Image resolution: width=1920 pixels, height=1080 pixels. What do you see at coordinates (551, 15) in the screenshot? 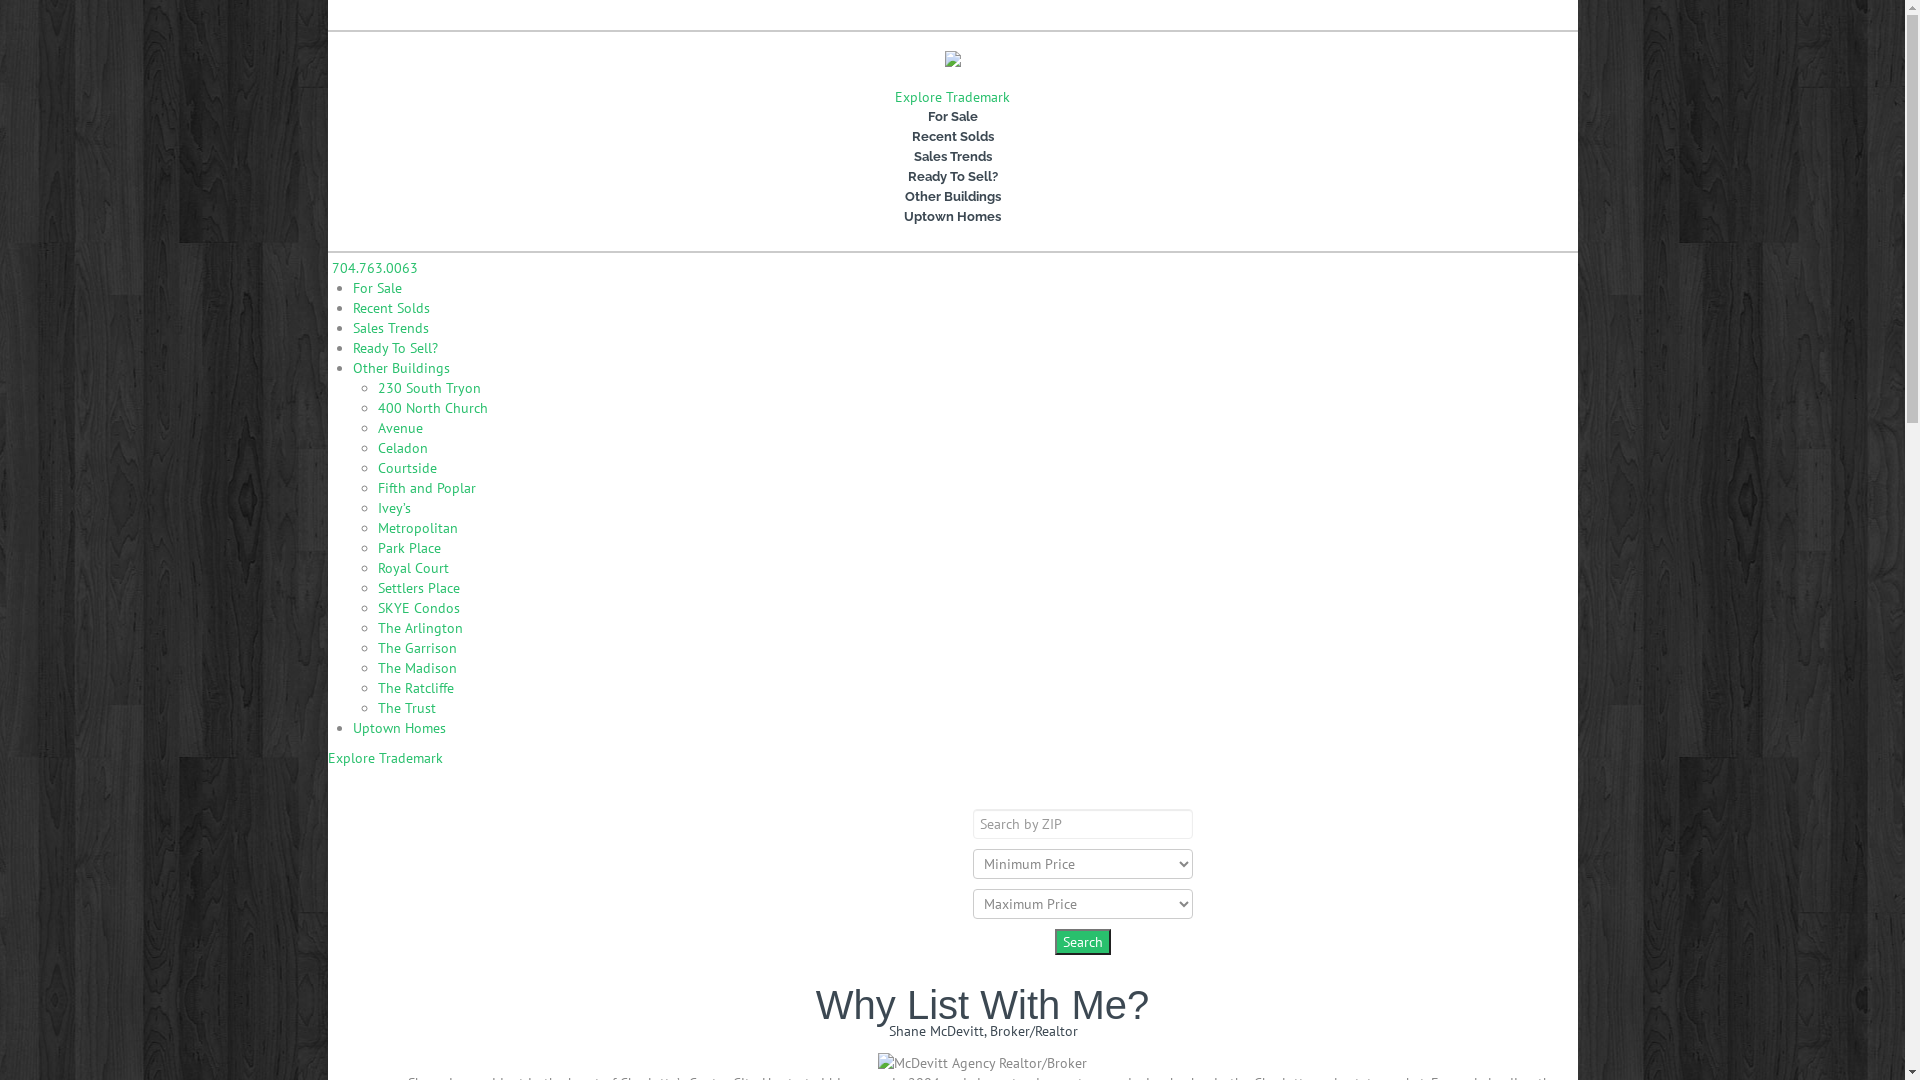
I see `'shane@themcdevittagency.com'` at bounding box center [551, 15].